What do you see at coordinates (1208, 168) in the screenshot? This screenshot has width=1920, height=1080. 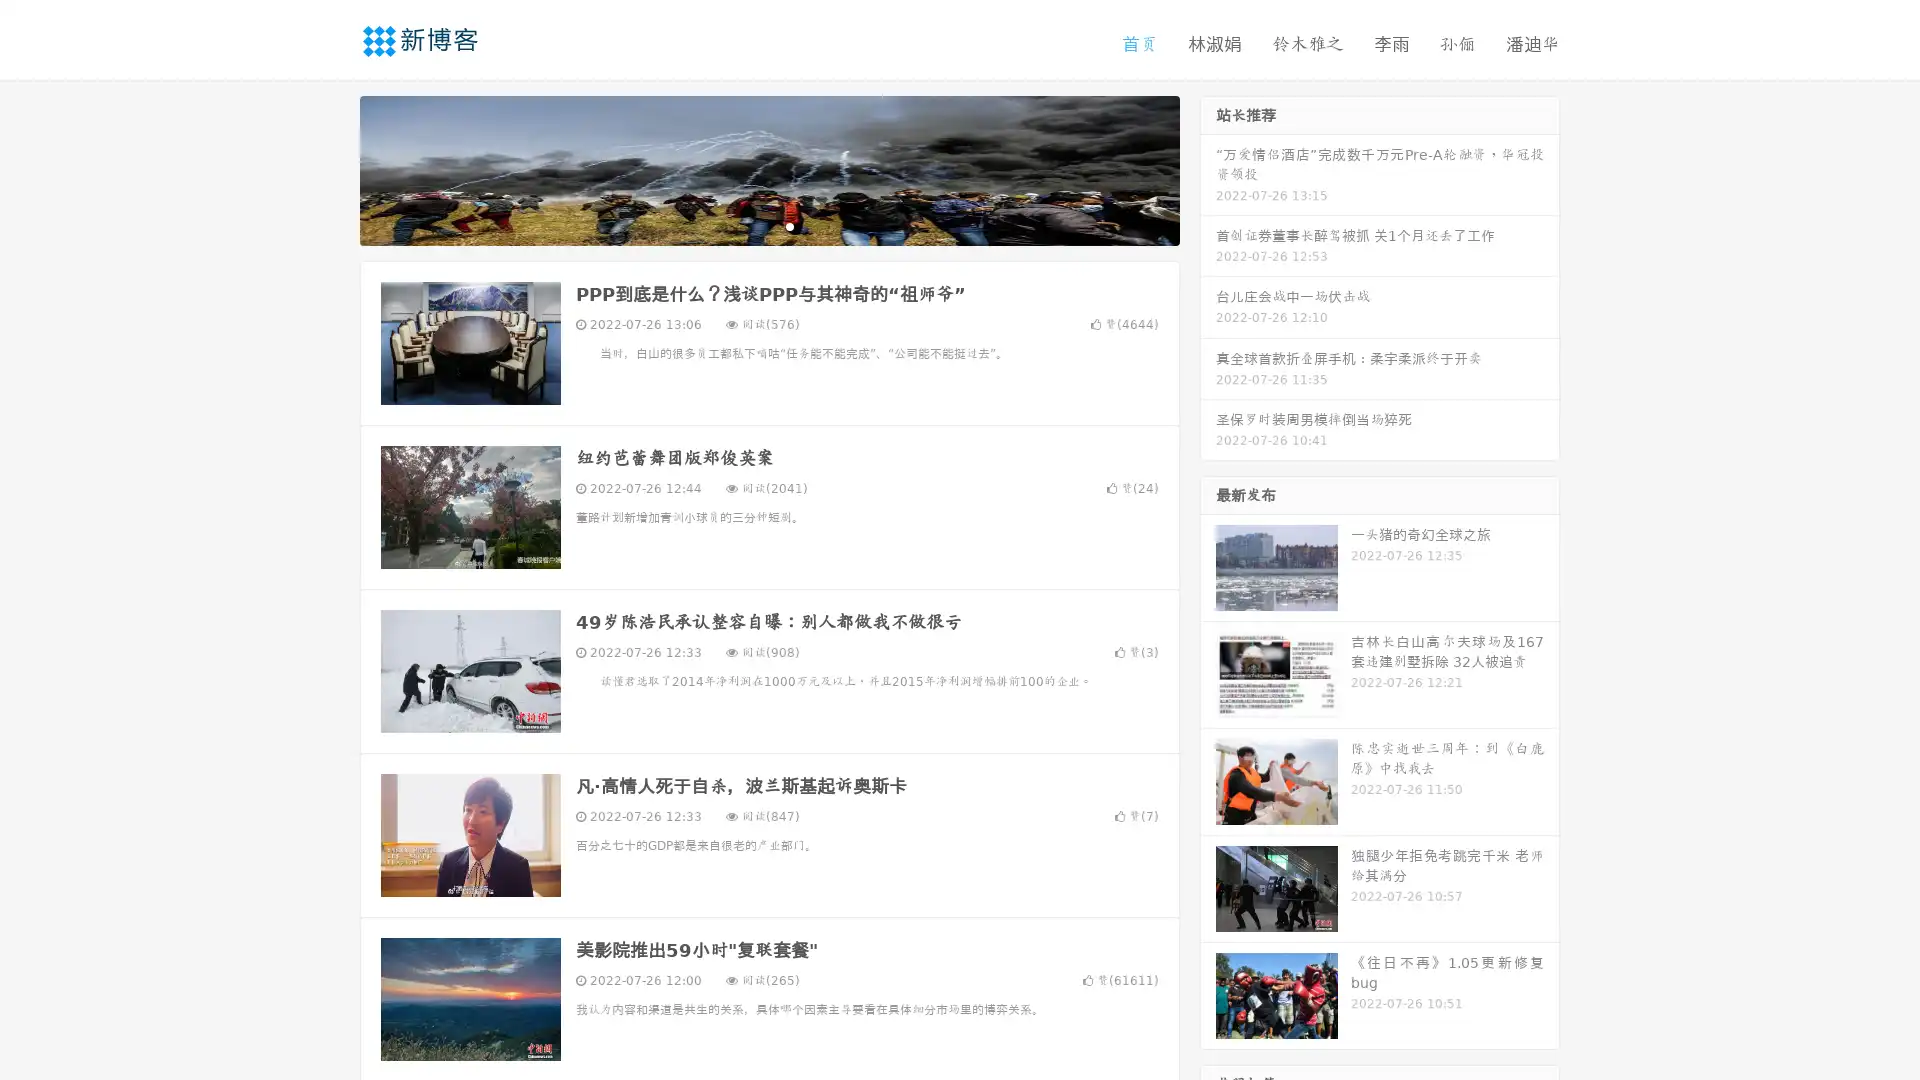 I see `Next slide` at bounding box center [1208, 168].